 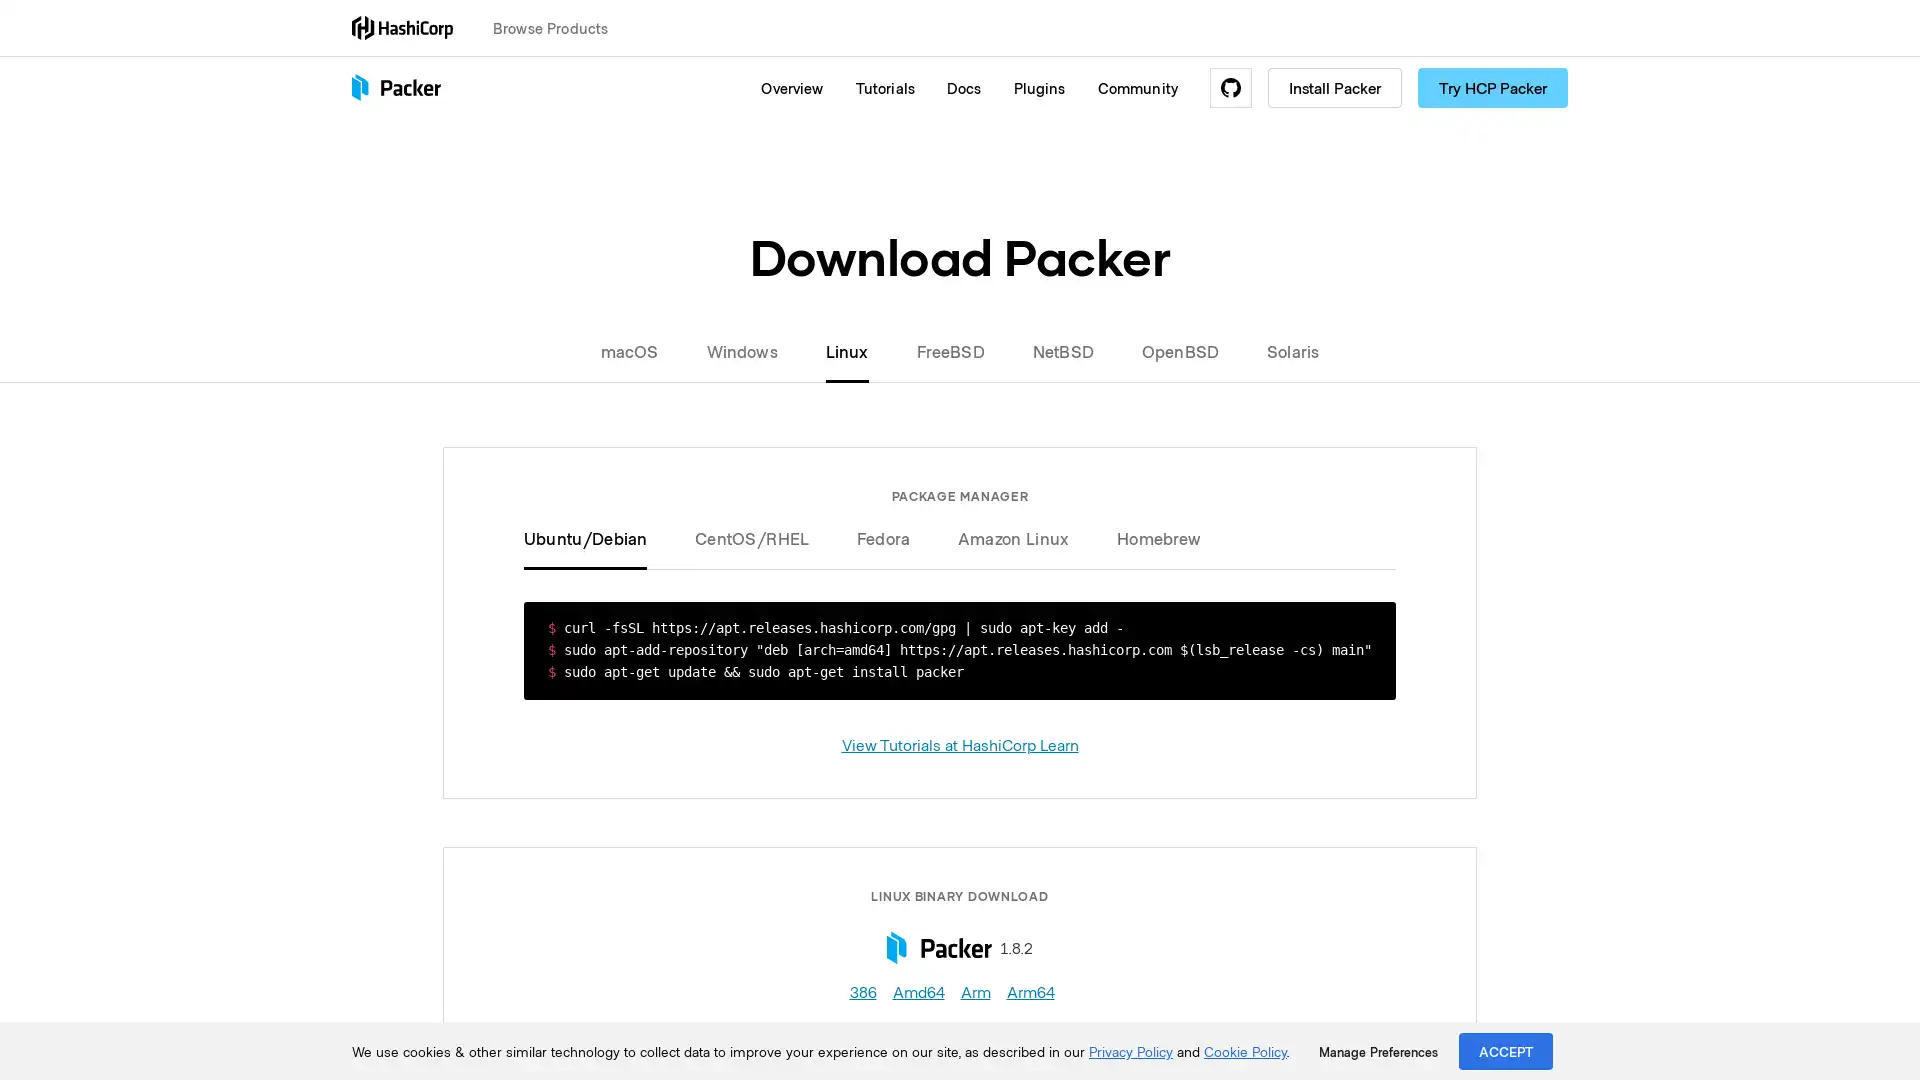 I want to click on ACCEPT, so click(x=1506, y=1050).